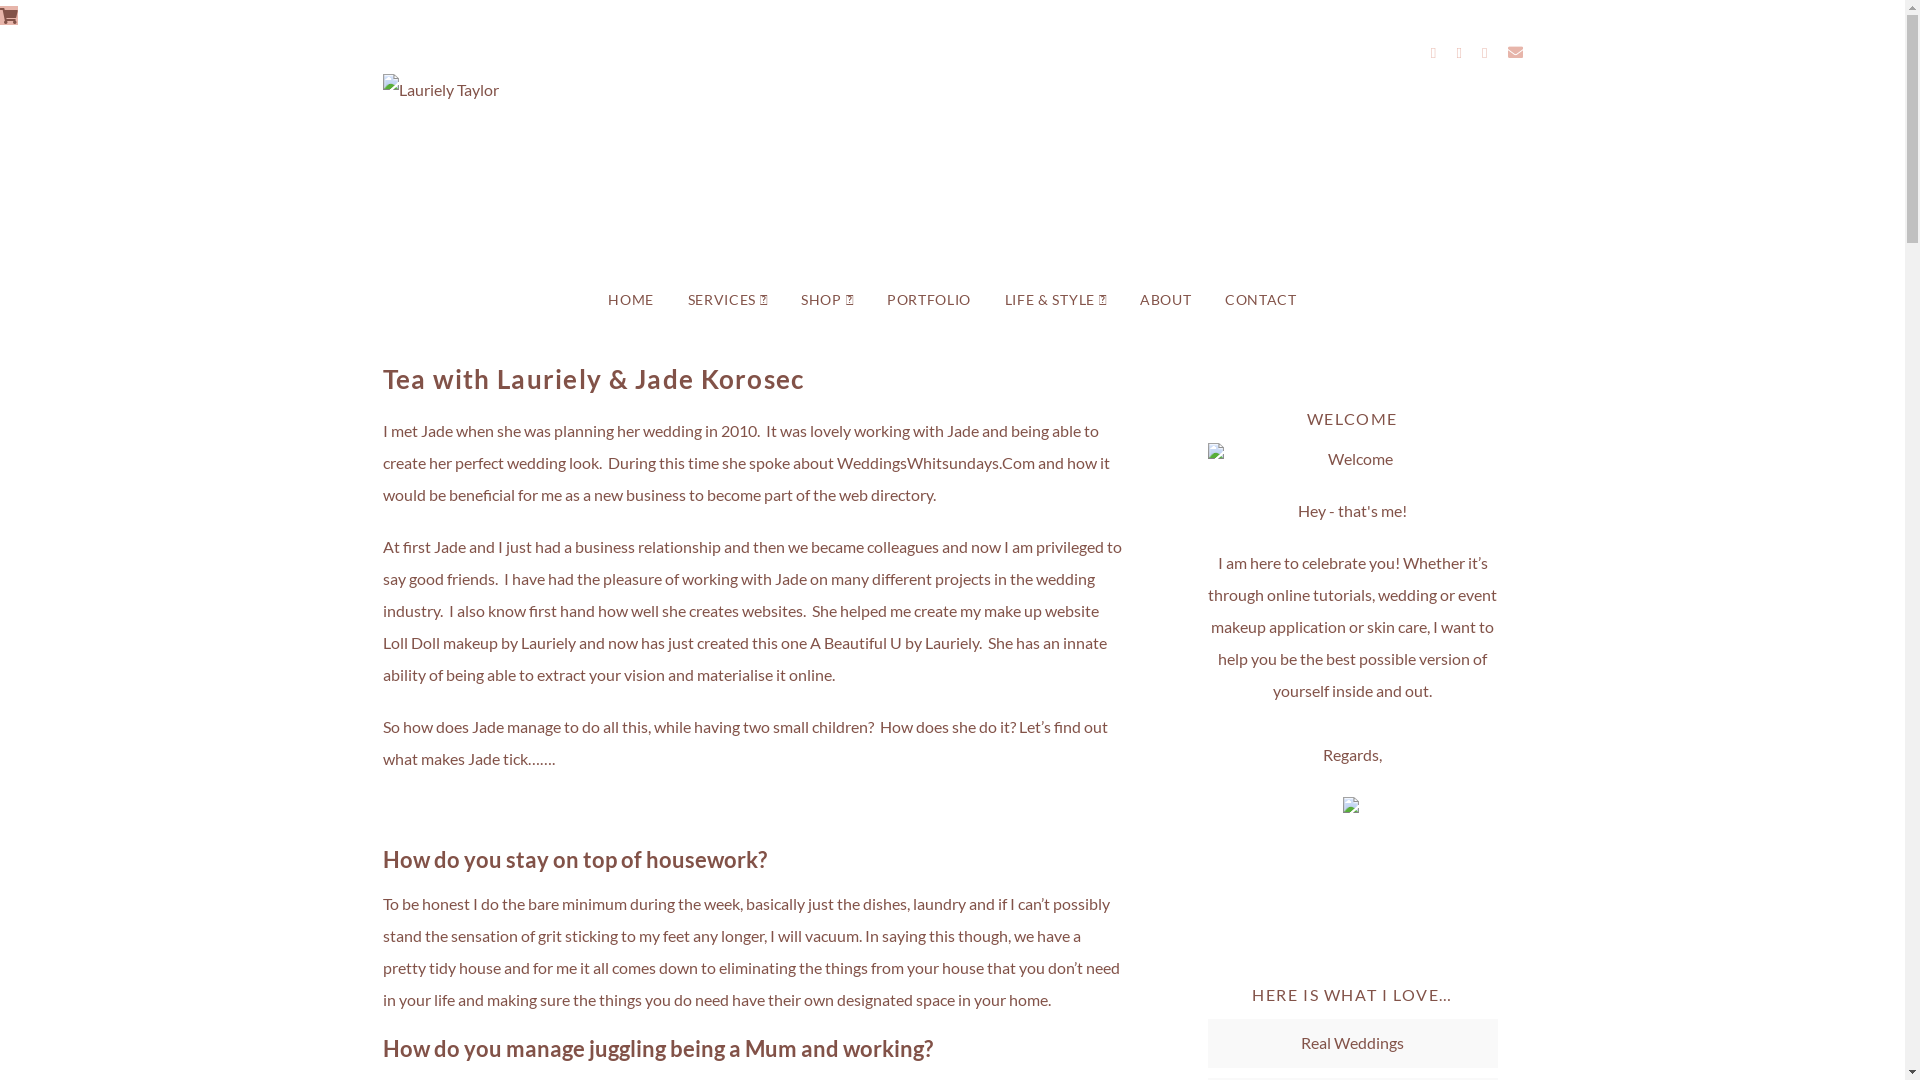 The width and height of the screenshot is (1920, 1080). What do you see at coordinates (592, 378) in the screenshot?
I see `'Tea with Lauriely & Jade Korosec'` at bounding box center [592, 378].